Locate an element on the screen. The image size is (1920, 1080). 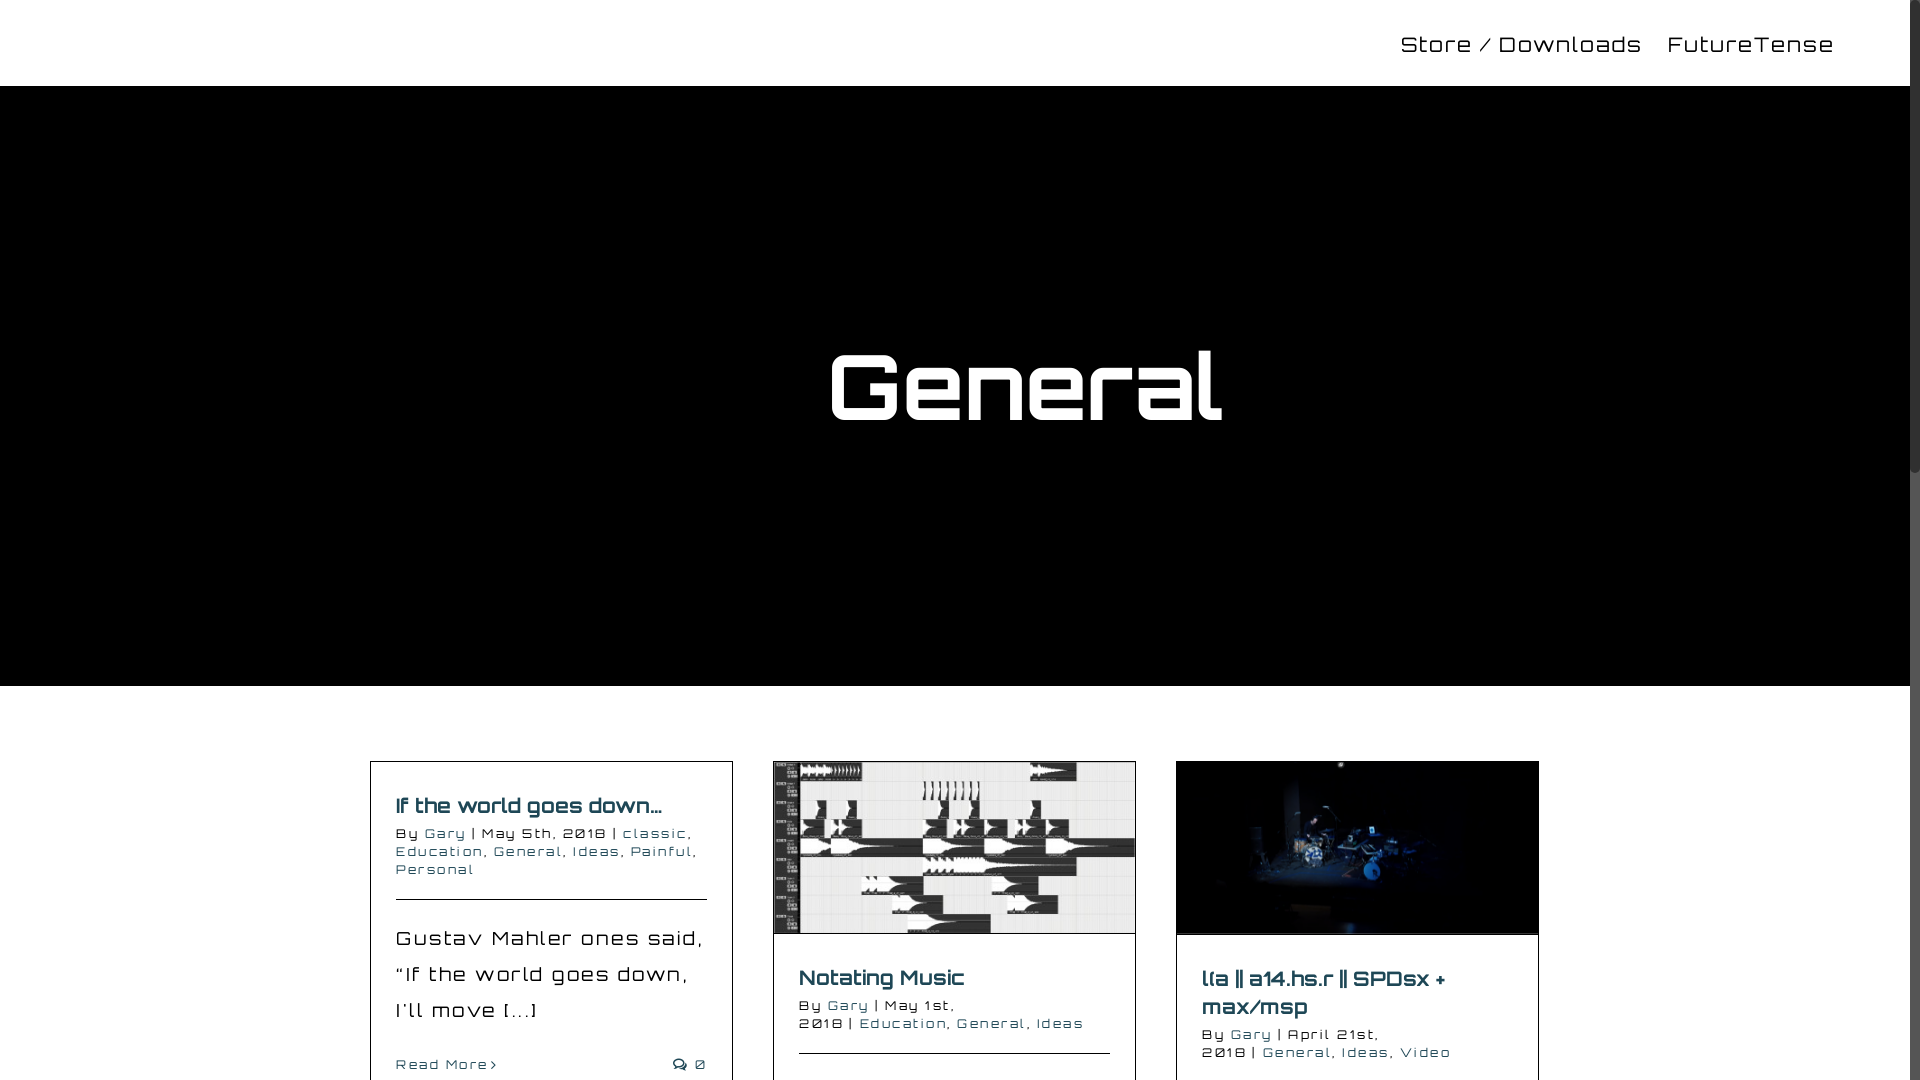
'Gary' is located at coordinates (1250, 1034).